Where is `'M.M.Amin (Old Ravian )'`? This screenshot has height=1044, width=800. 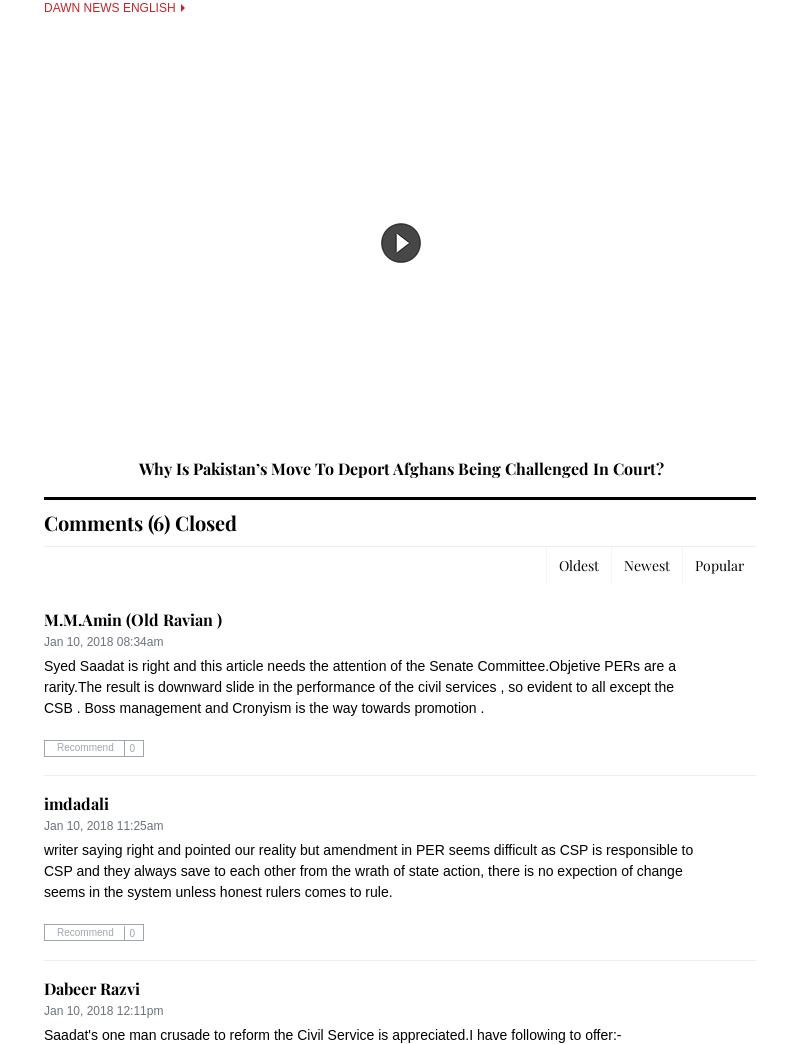
'M.M.Amin (Old Ravian )' is located at coordinates (132, 618).